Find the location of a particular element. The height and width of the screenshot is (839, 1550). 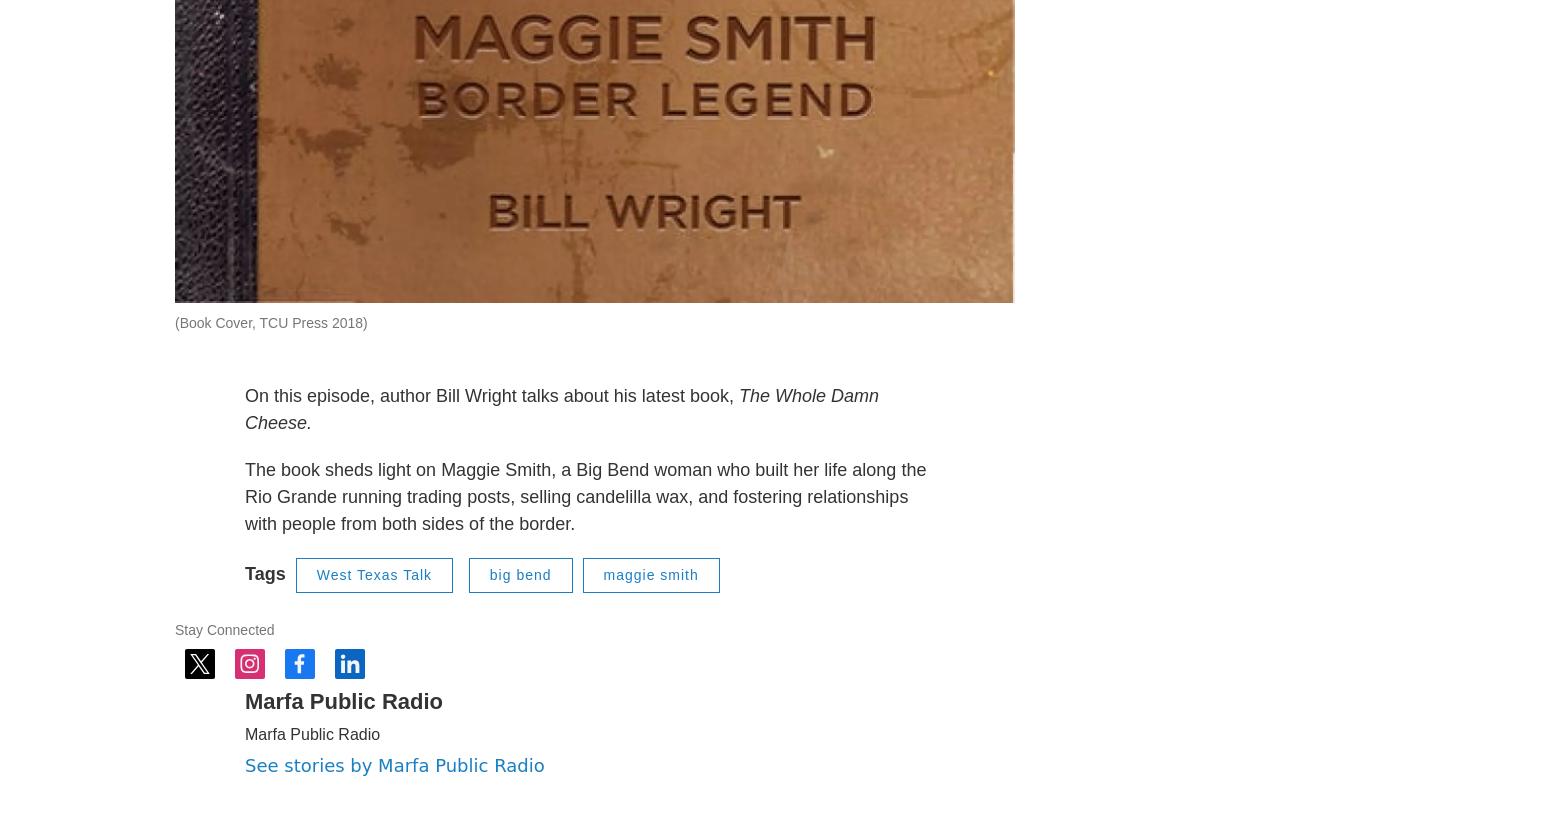

'Stay Connected' is located at coordinates (173, 678).